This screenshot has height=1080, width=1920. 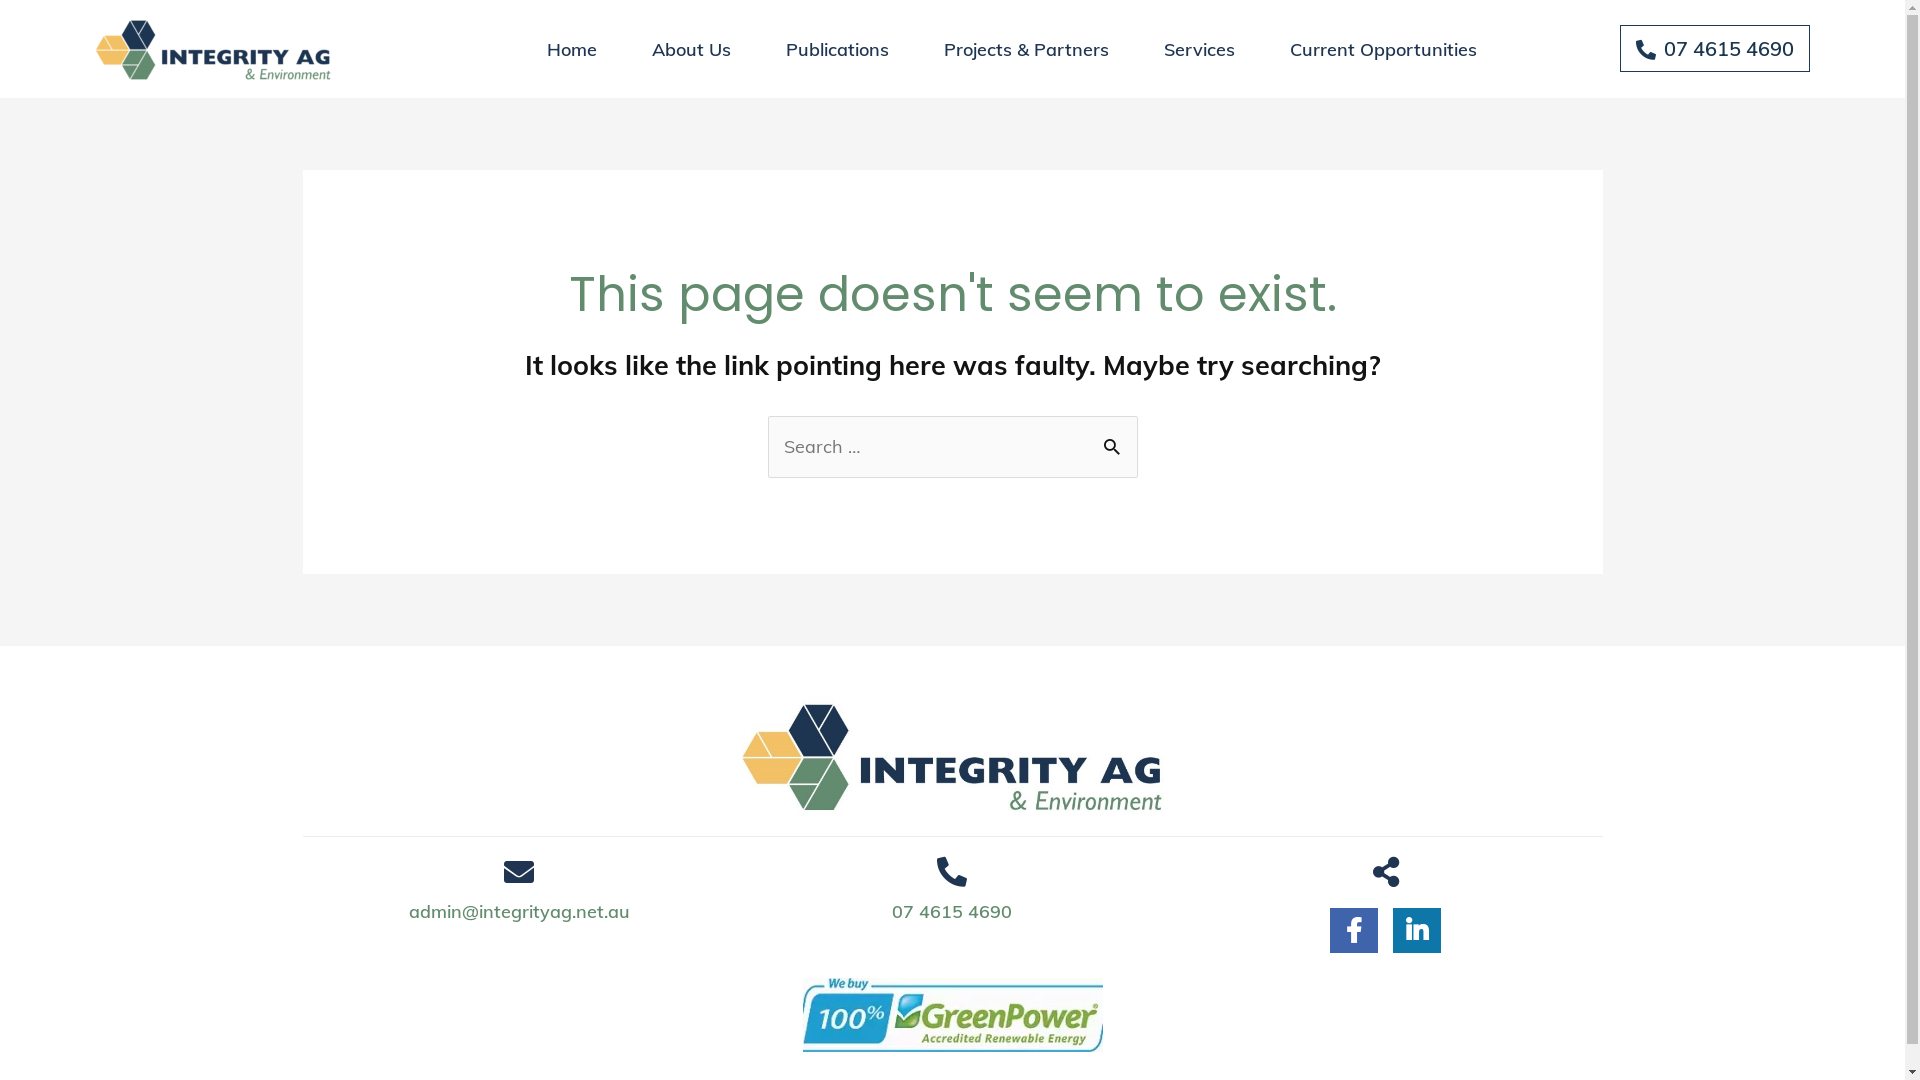 What do you see at coordinates (691, 48) in the screenshot?
I see `'About Us'` at bounding box center [691, 48].